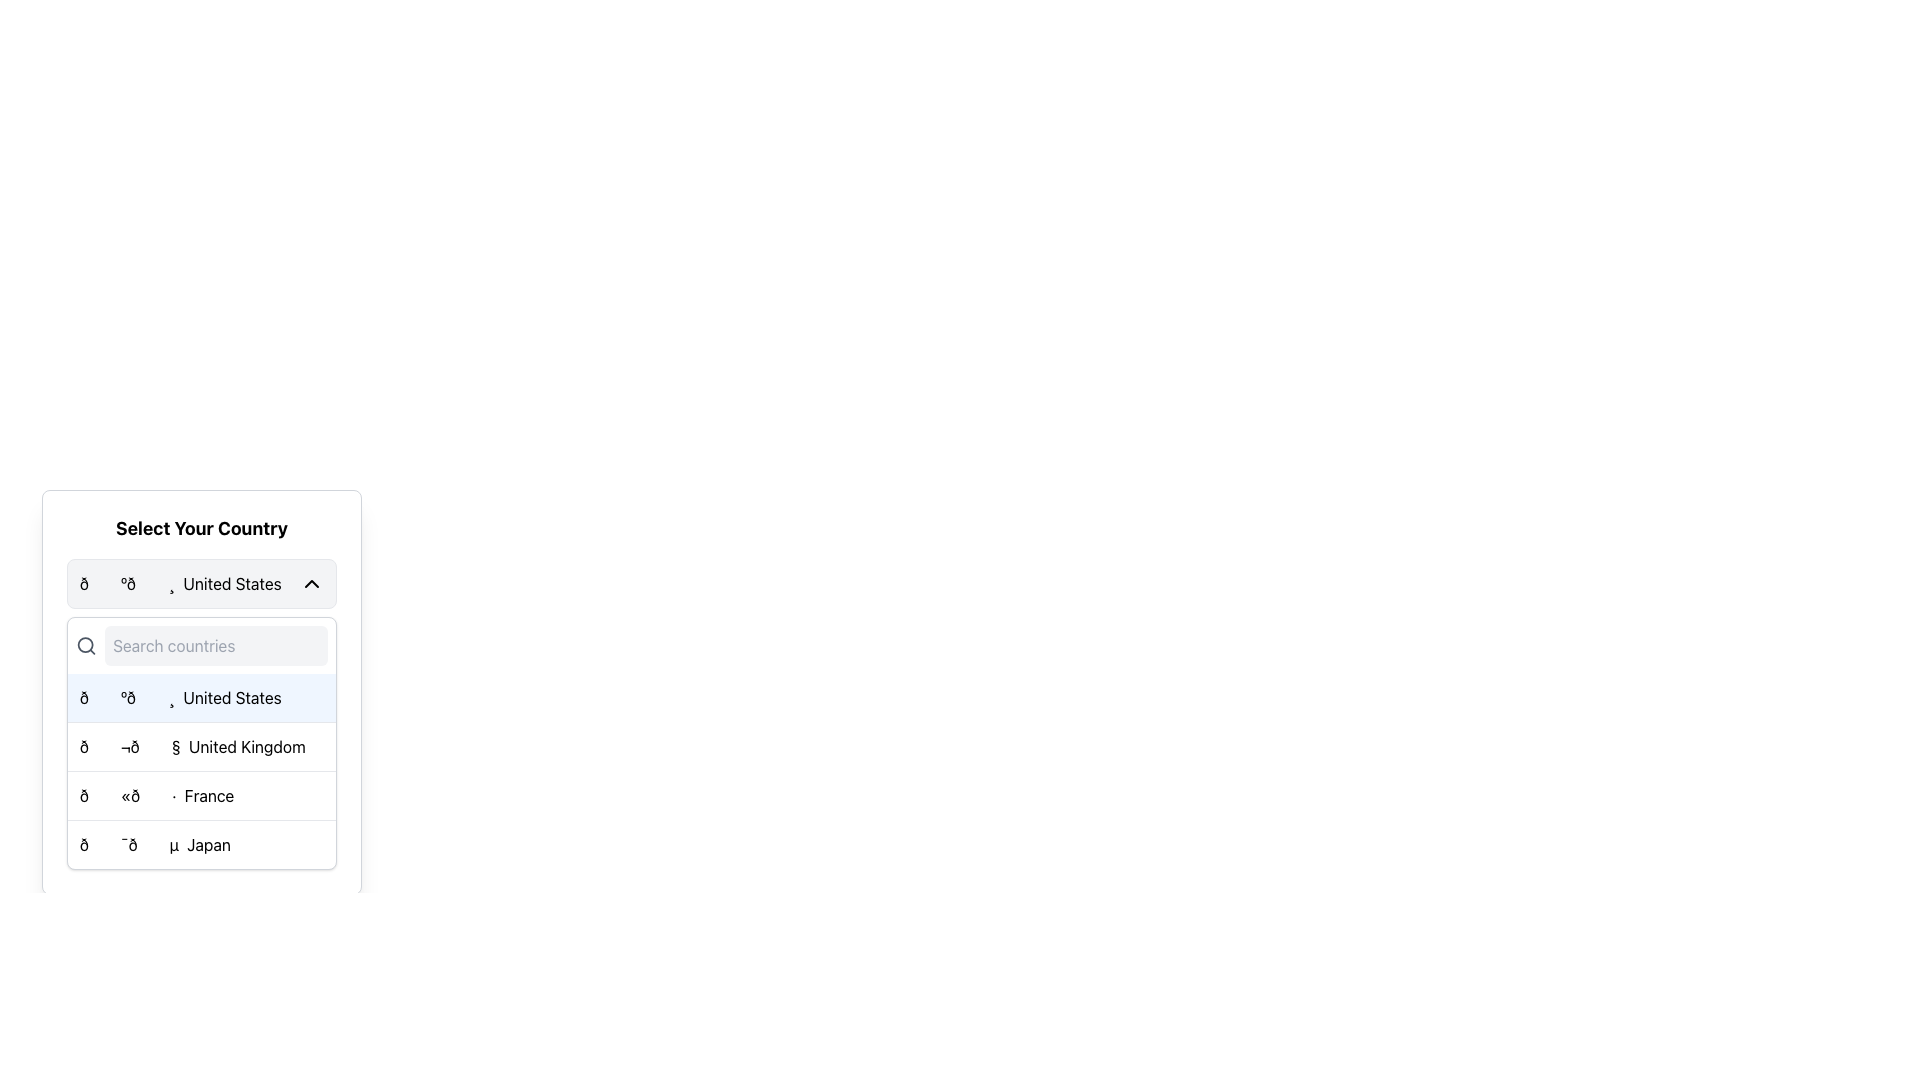 This screenshot has width=1920, height=1080. What do you see at coordinates (129, 747) in the screenshot?
I see `the emoji-like icon representing the United Kingdom flag, located to the left of the text 'United Kingdom' in the dropdown menu under 'Select Your Country'` at bounding box center [129, 747].